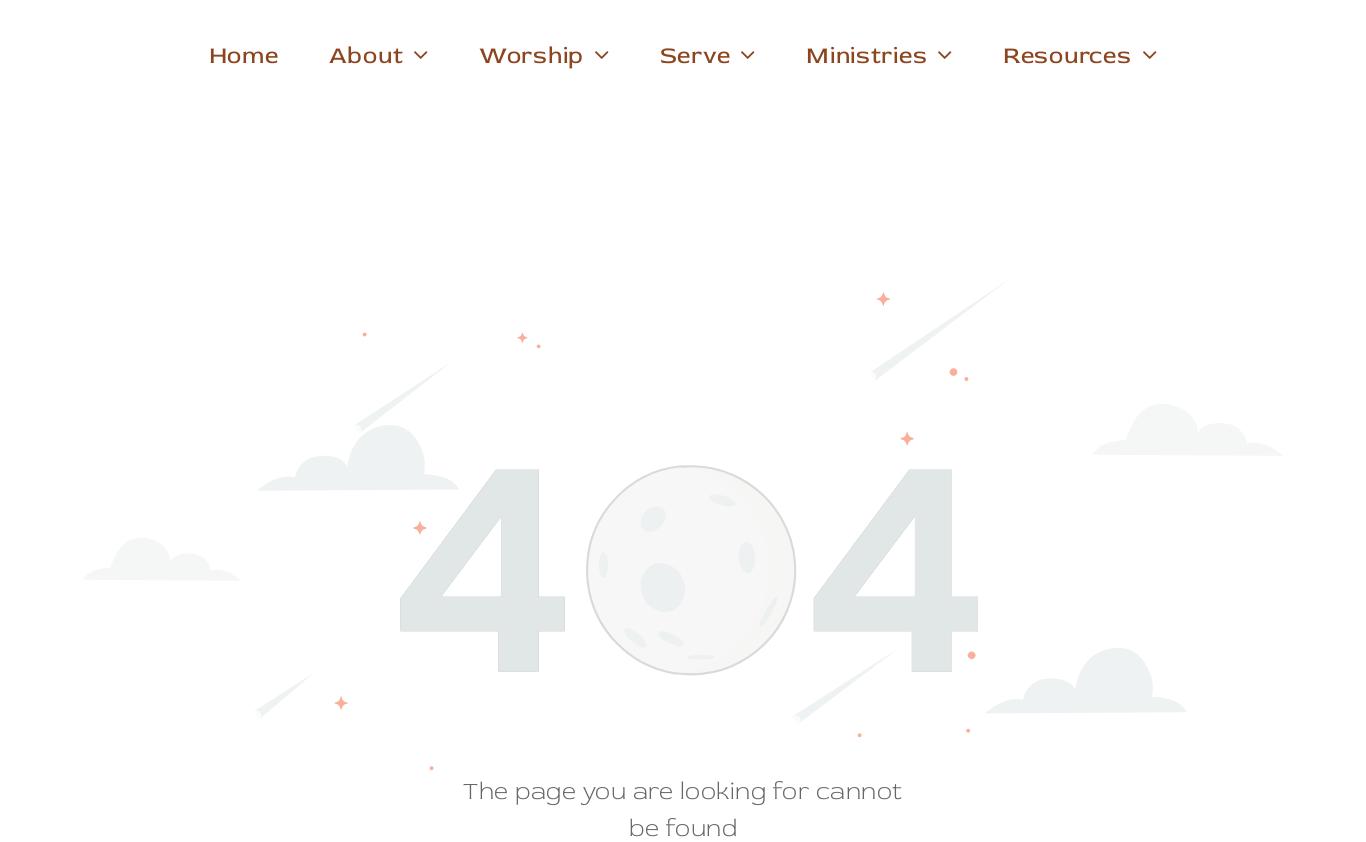 This screenshot has width=1366, height=842. Describe the element at coordinates (492, 142) in the screenshot. I see `'Music Ministry'` at that location.